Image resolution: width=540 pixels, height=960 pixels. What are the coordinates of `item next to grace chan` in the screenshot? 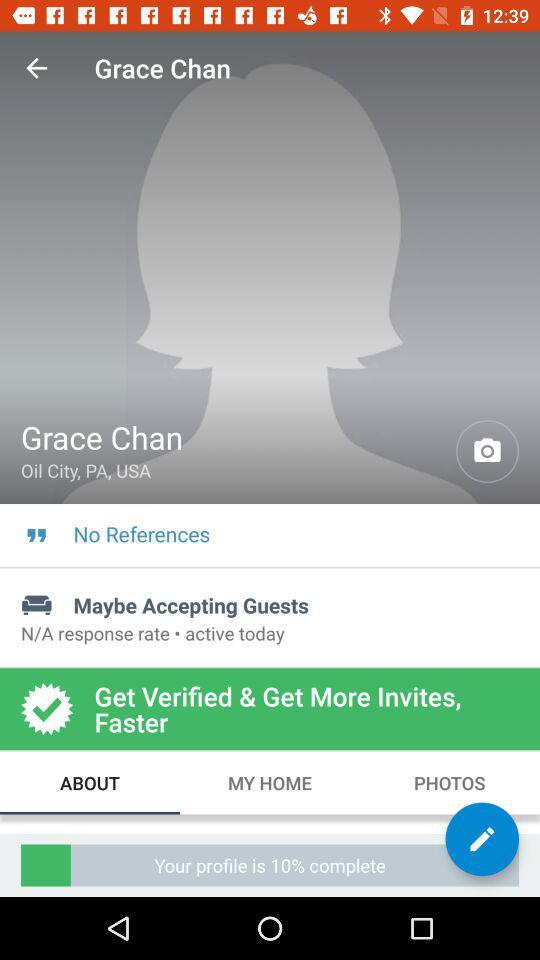 It's located at (36, 68).